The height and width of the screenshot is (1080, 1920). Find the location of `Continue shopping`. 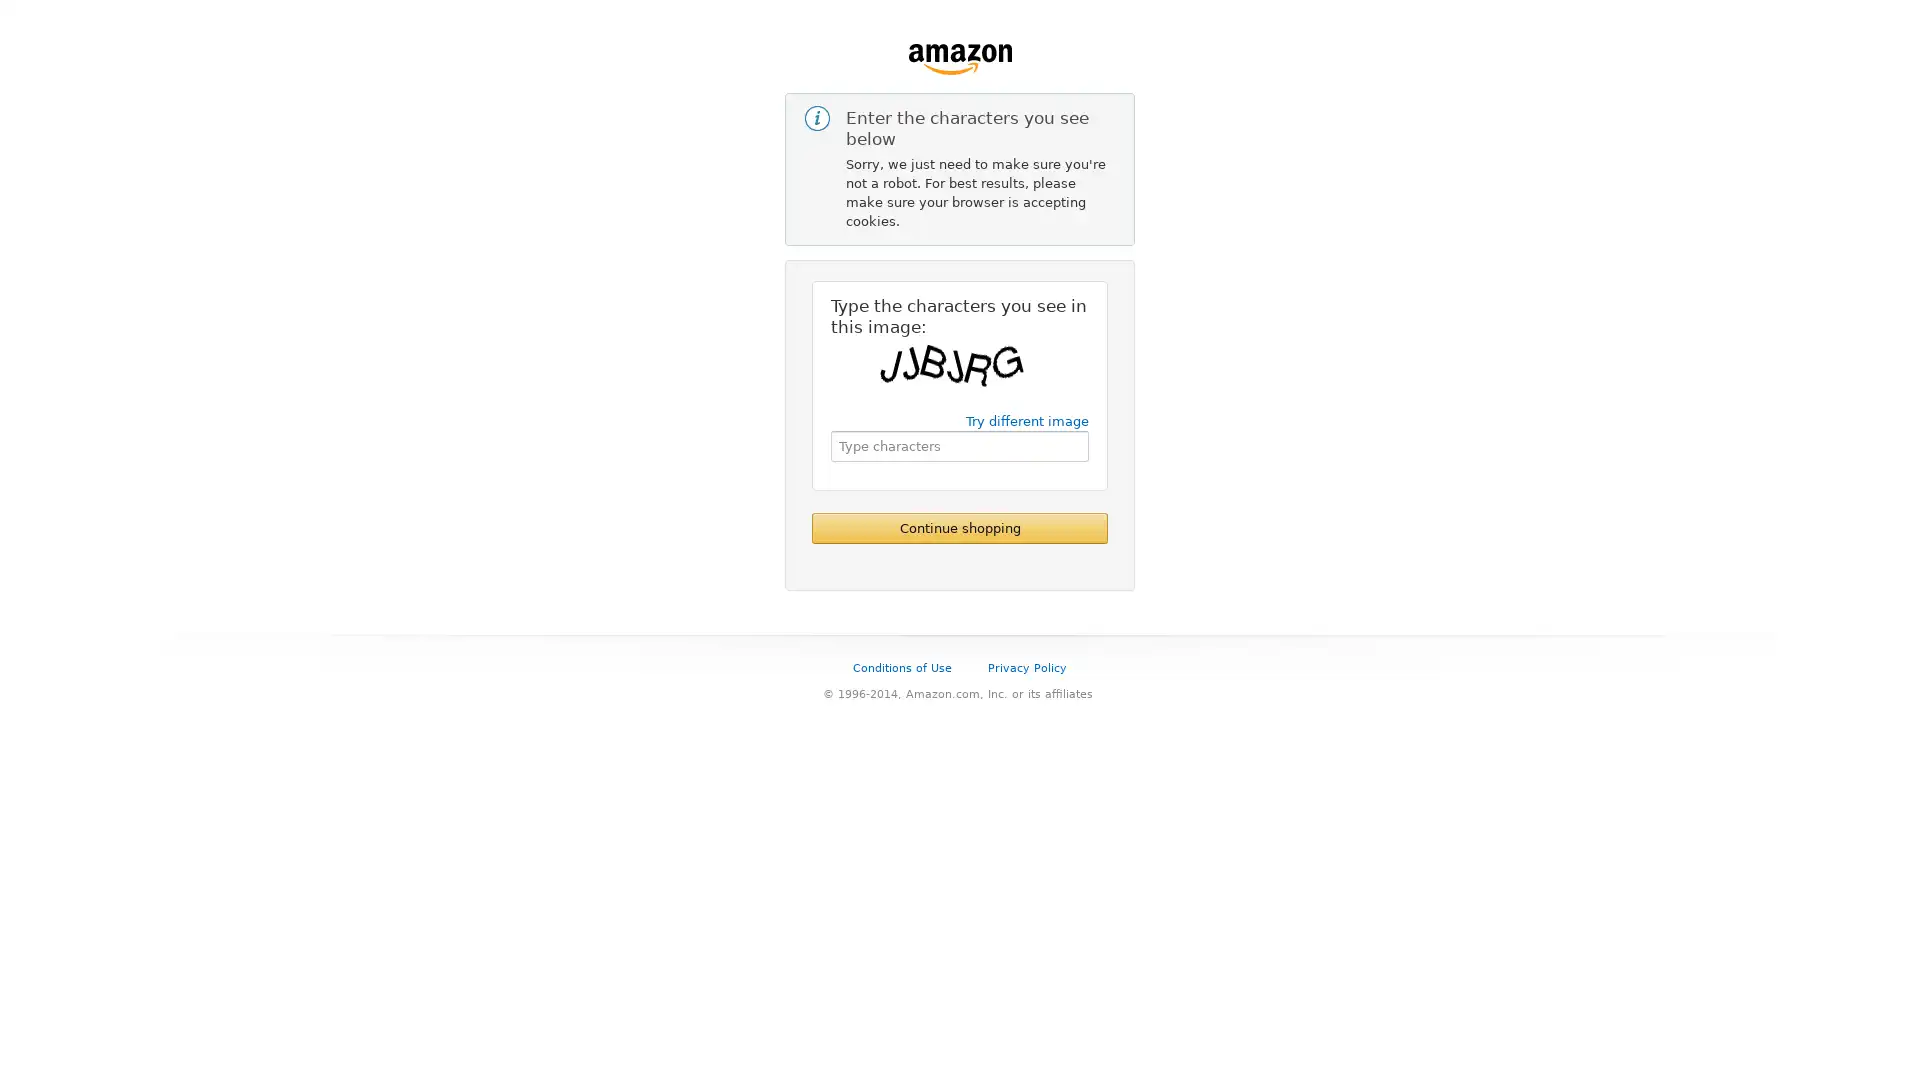

Continue shopping is located at coordinates (960, 527).